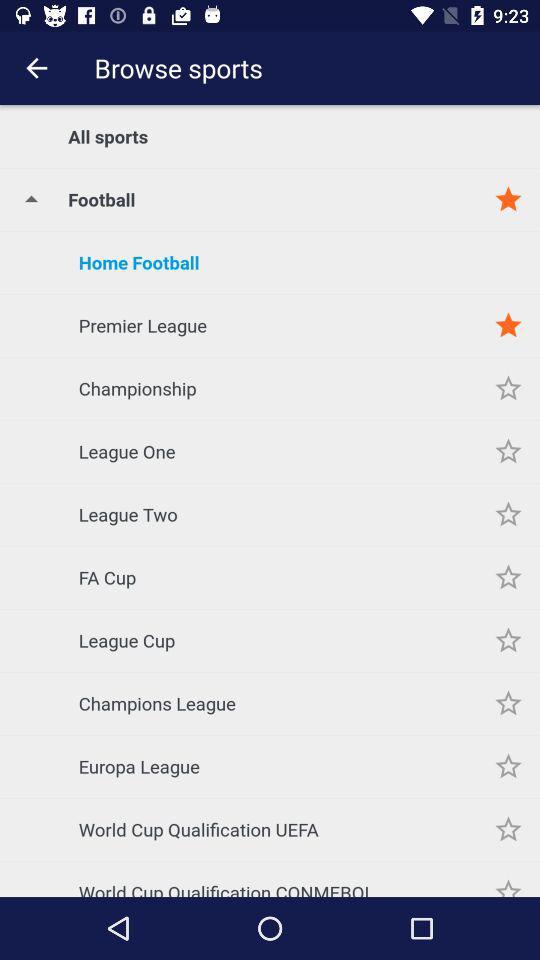 This screenshot has width=540, height=960. What do you see at coordinates (508, 829) in the screenshot?
I see `indicates subject preference` at bounding box center [508, 829].